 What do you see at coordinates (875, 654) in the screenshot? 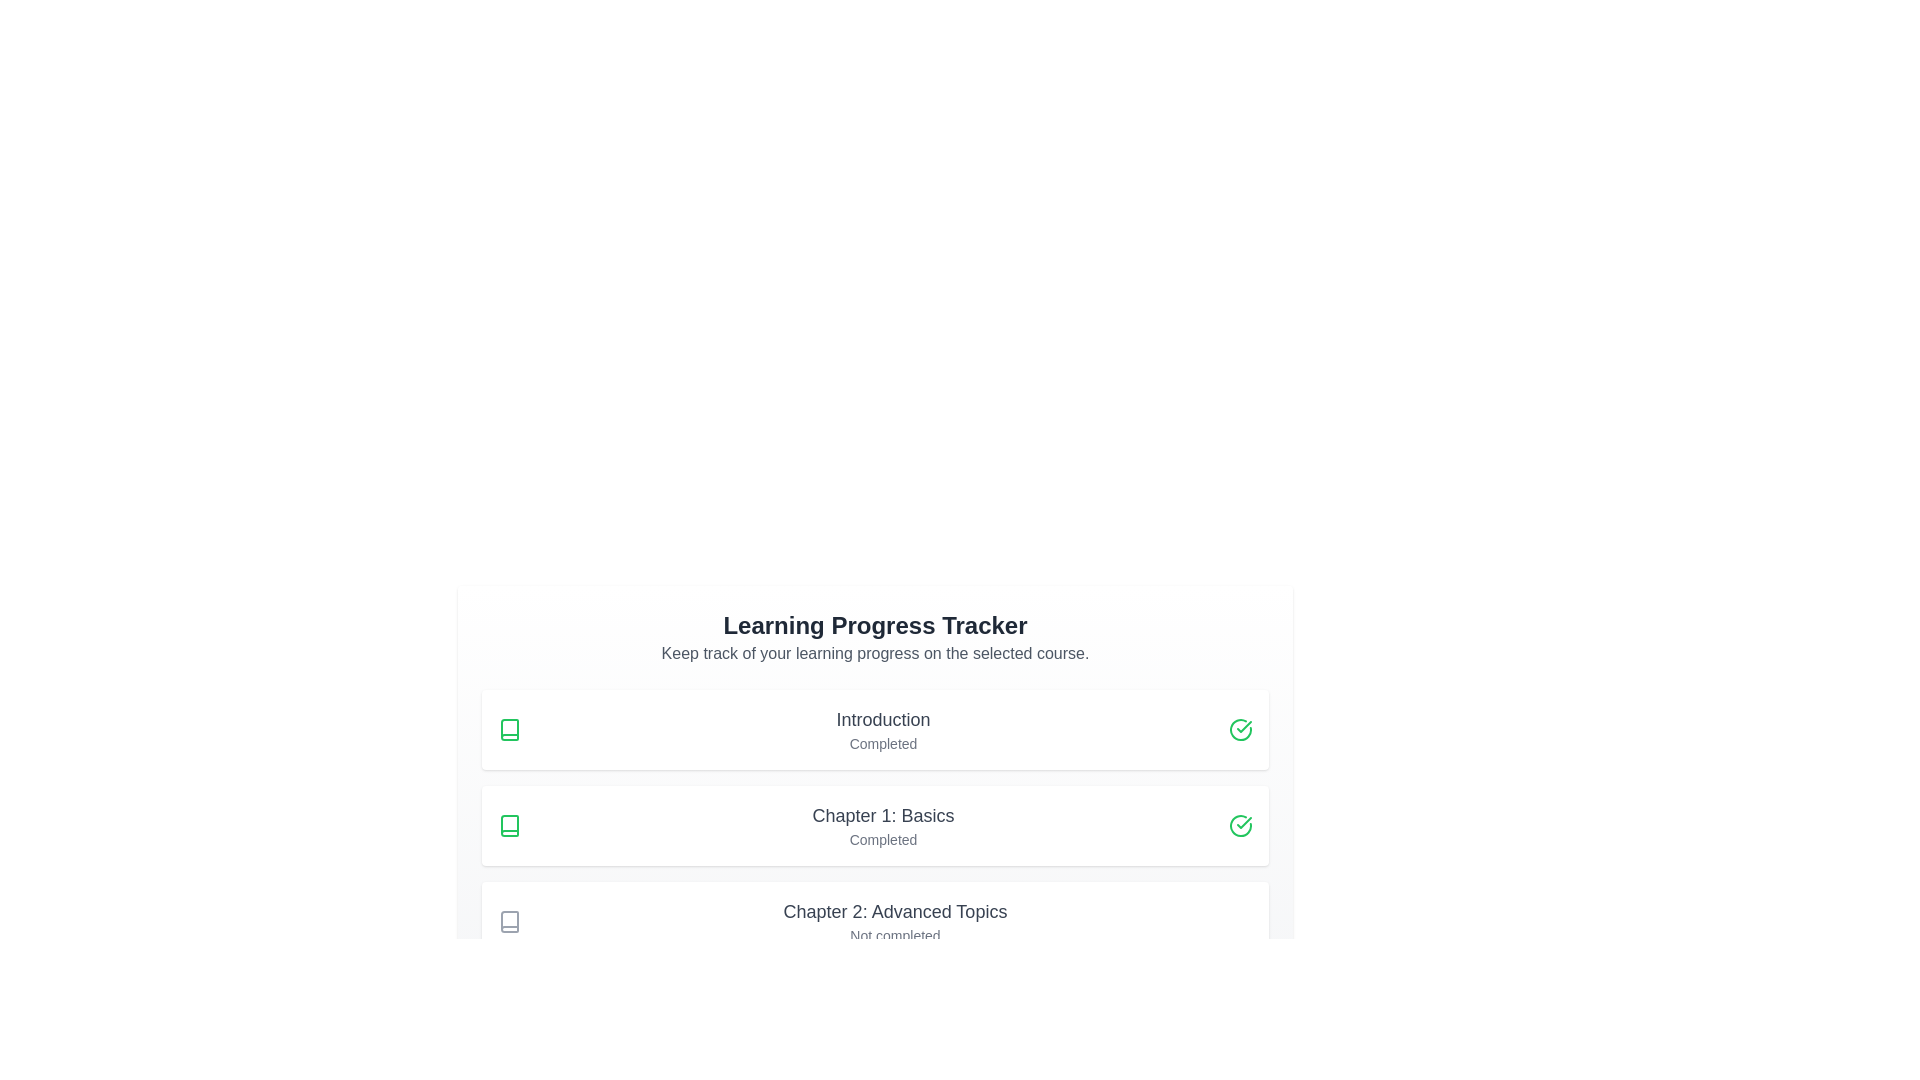
I see `the descriptive subtitle text label for the learning progress tracker feature, which is centrally positioned below the heading 'Learning Progress Tracker'` at bounding box center [875, 654].